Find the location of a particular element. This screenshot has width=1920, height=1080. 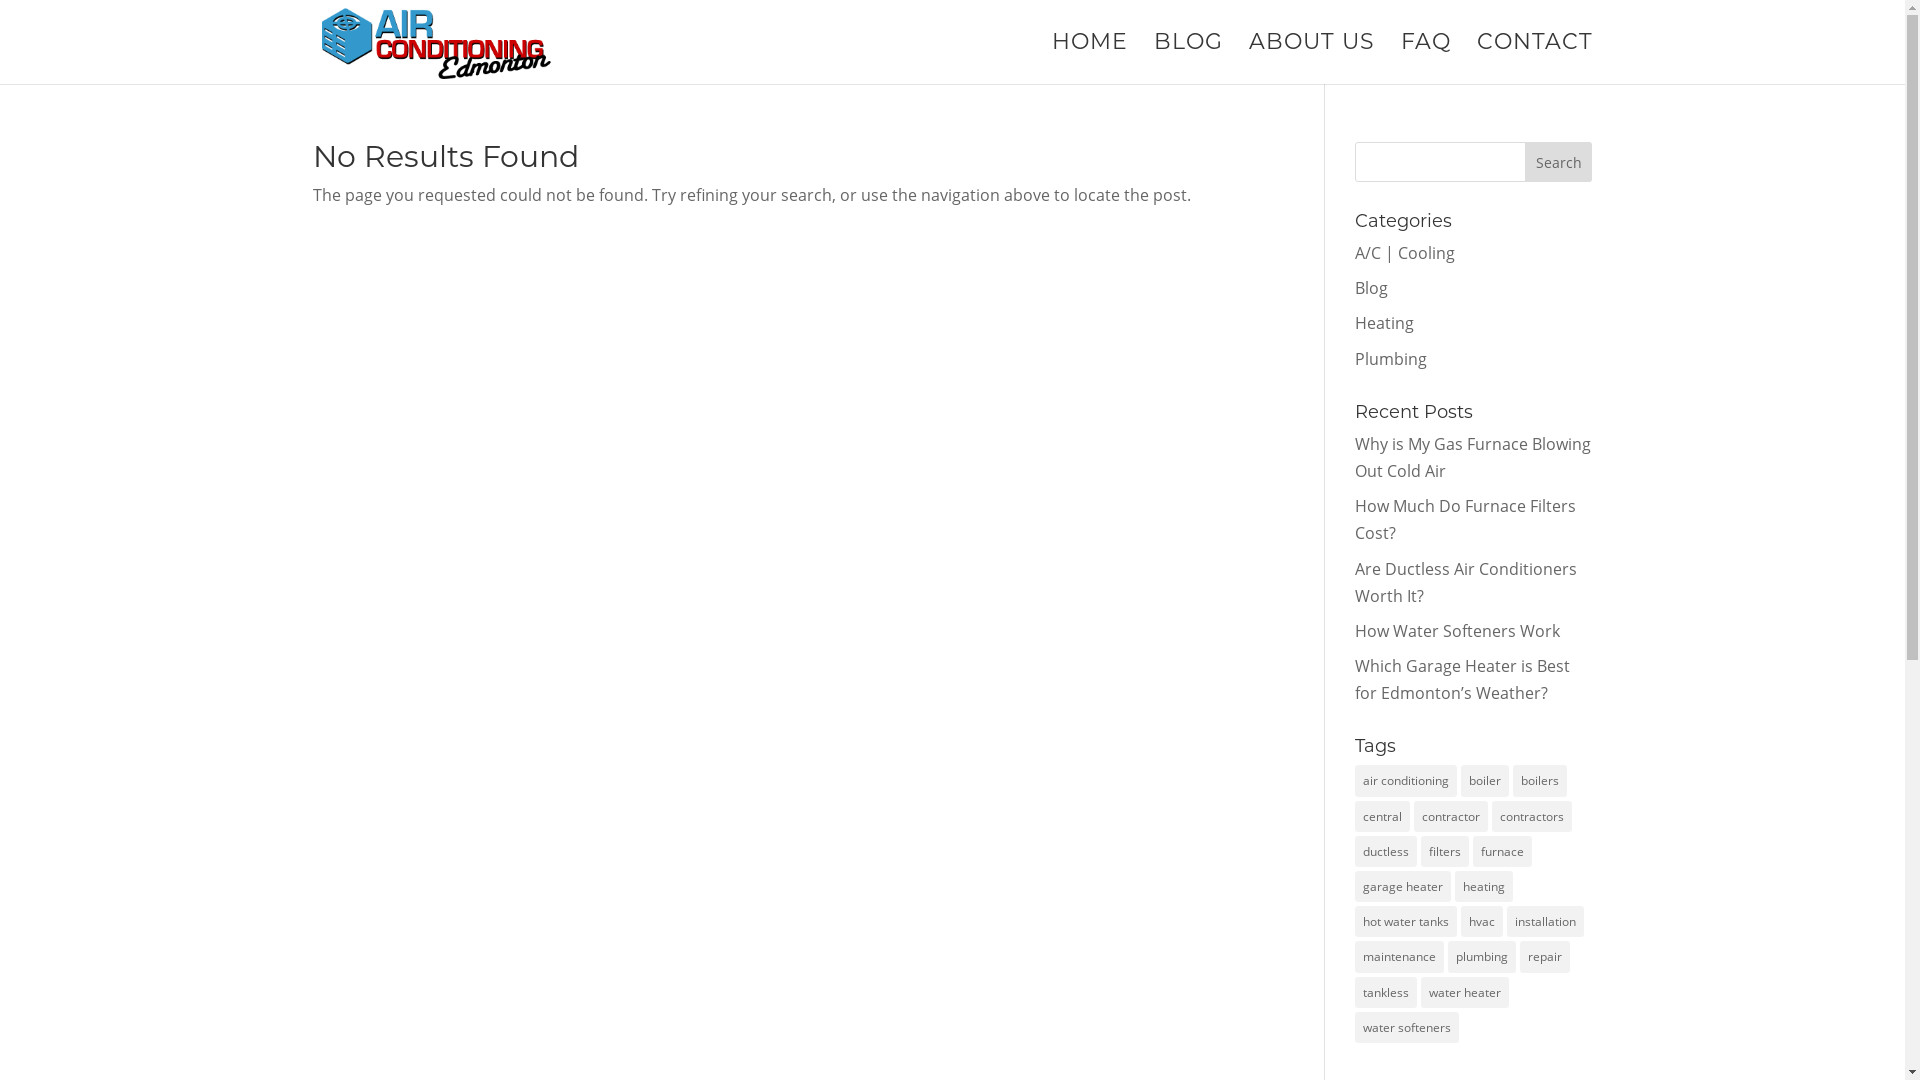

'A/C | Cooling' is located at coordinates (1354, 252).